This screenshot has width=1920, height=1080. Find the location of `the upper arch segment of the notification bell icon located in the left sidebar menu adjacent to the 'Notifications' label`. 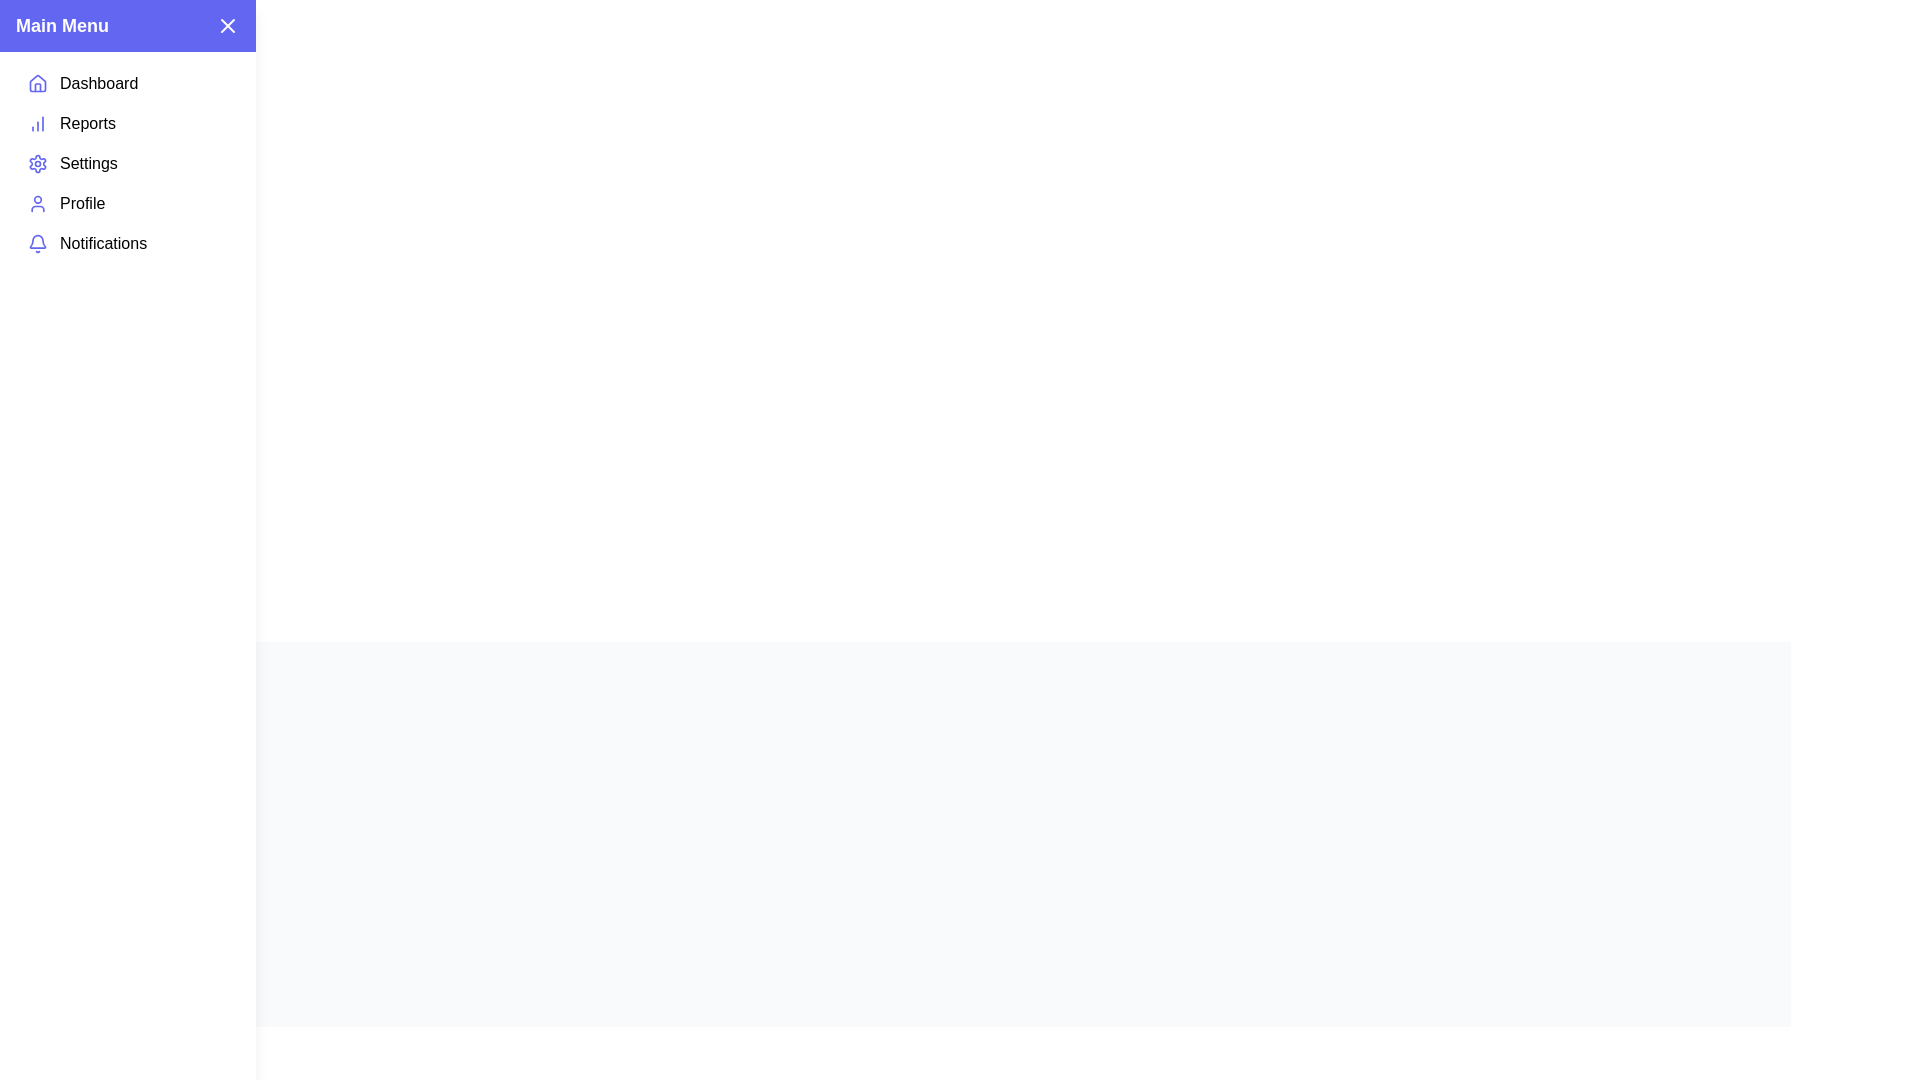

the upper arch segment of the notification bell icon located in the left sidebar menu adjacent to the 'Notifications' label is located at coordinates (38, 239).